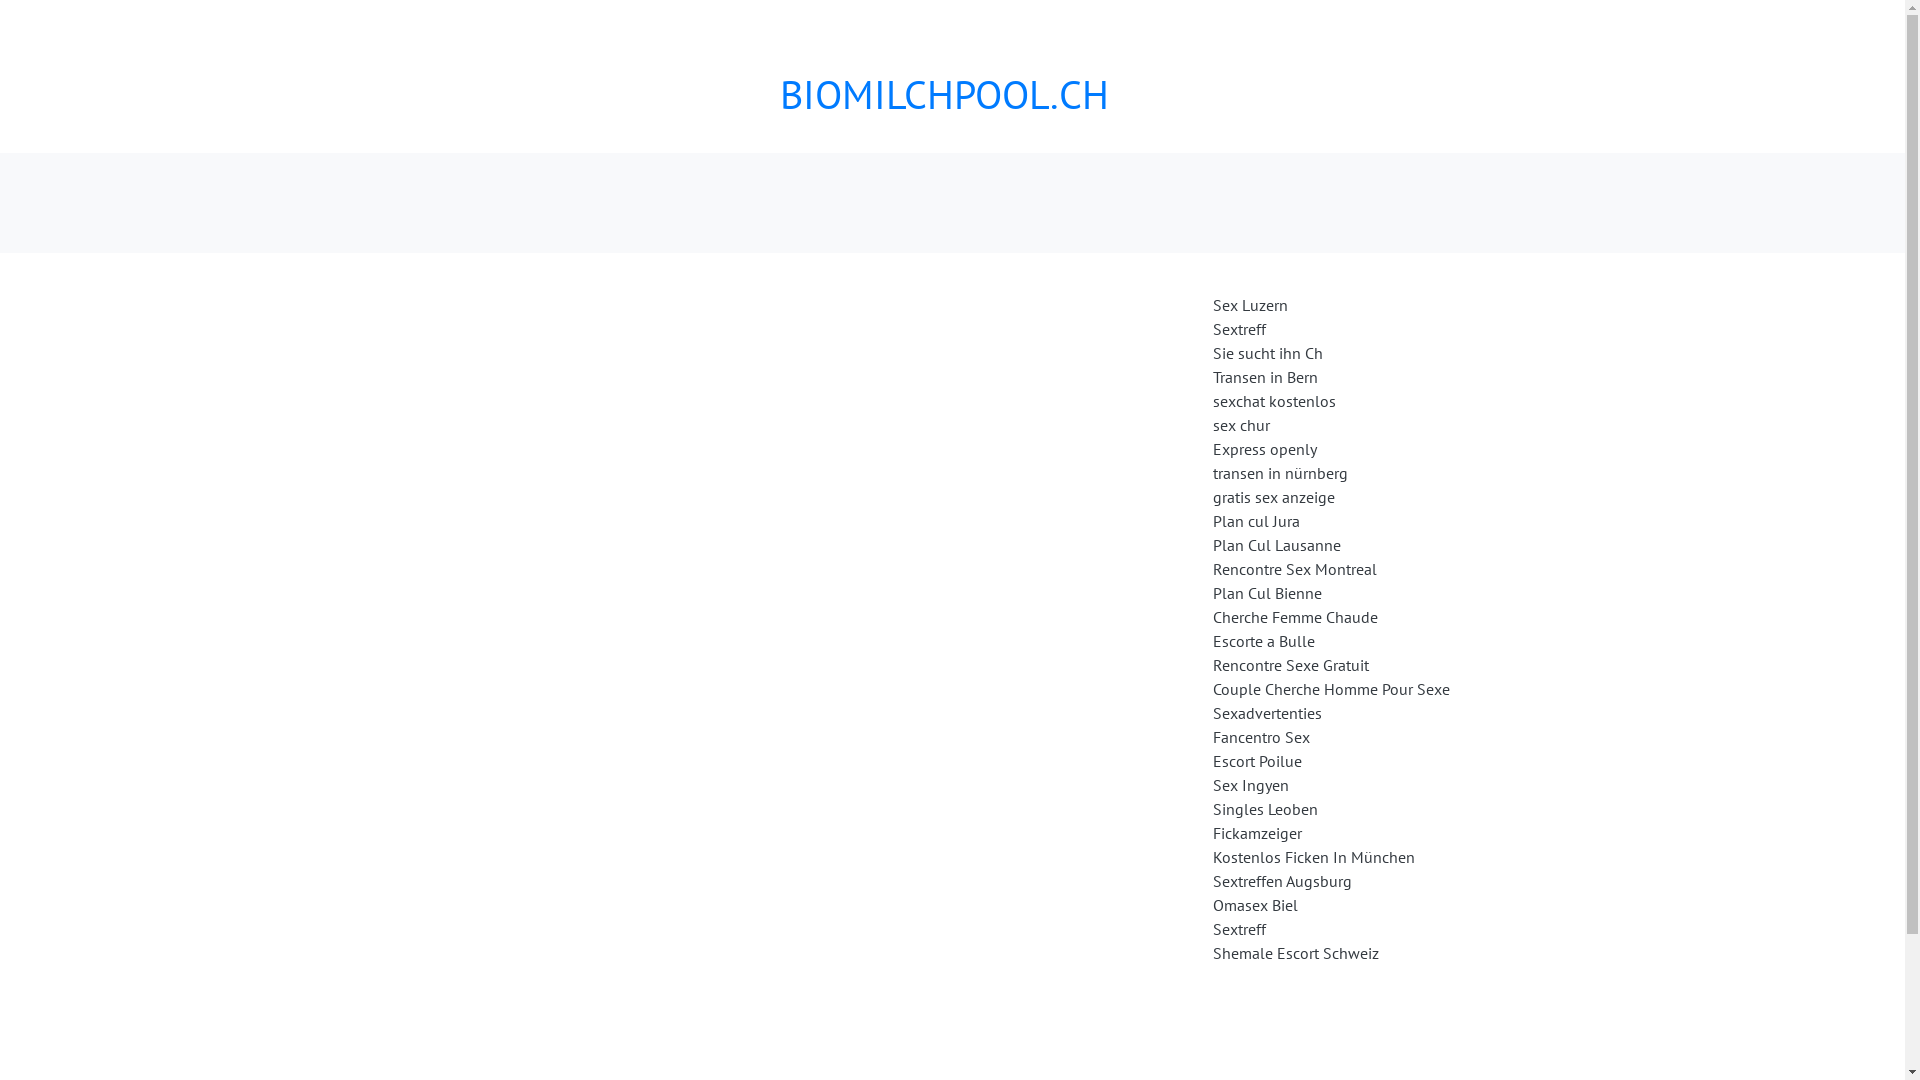 This screenshot has height=1080, width=1920. What do you see at coordinates (1254, 519) in the screenshot?
I see `'Plan cul Jura'` at bounding box center [1254, 519].